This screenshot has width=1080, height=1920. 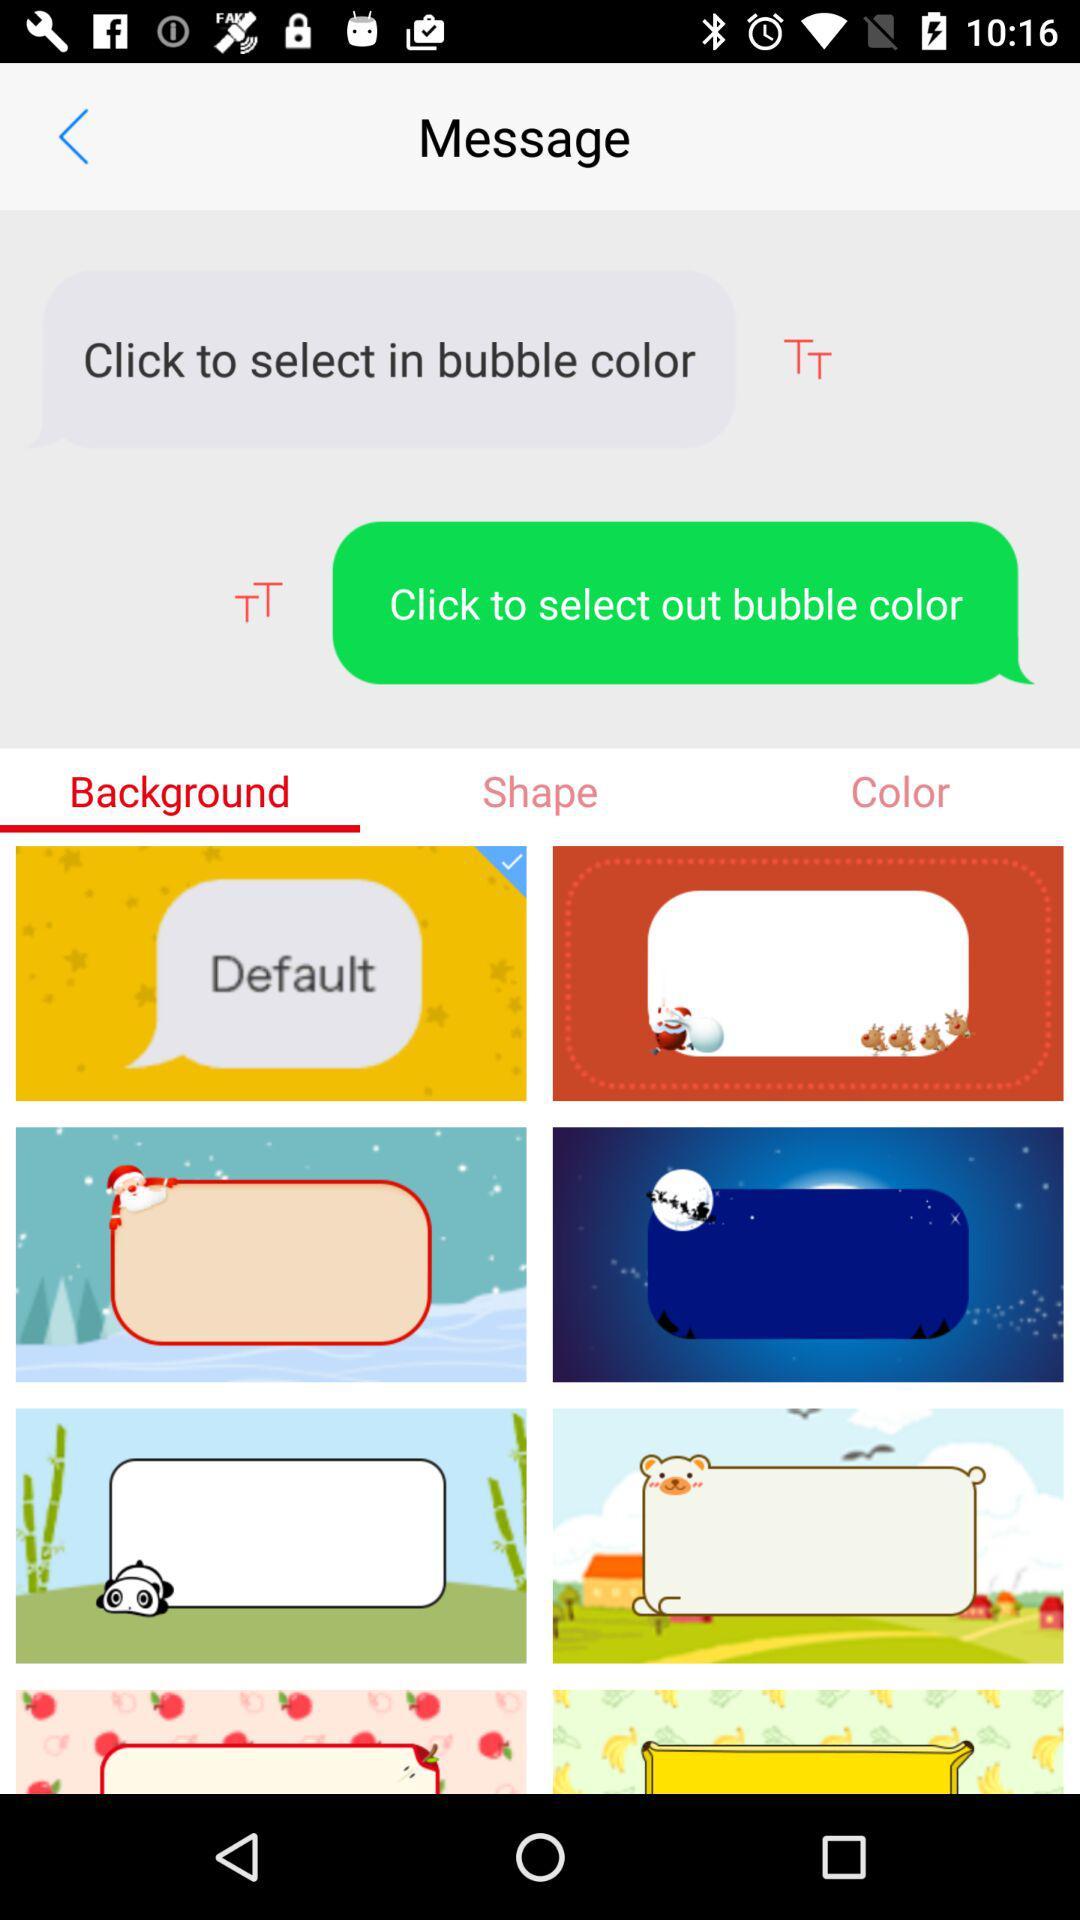 What do you see at coordinates (72, 135) in the screenshot?
I see `item above the click to select icon` at bounding box center [72, 135].